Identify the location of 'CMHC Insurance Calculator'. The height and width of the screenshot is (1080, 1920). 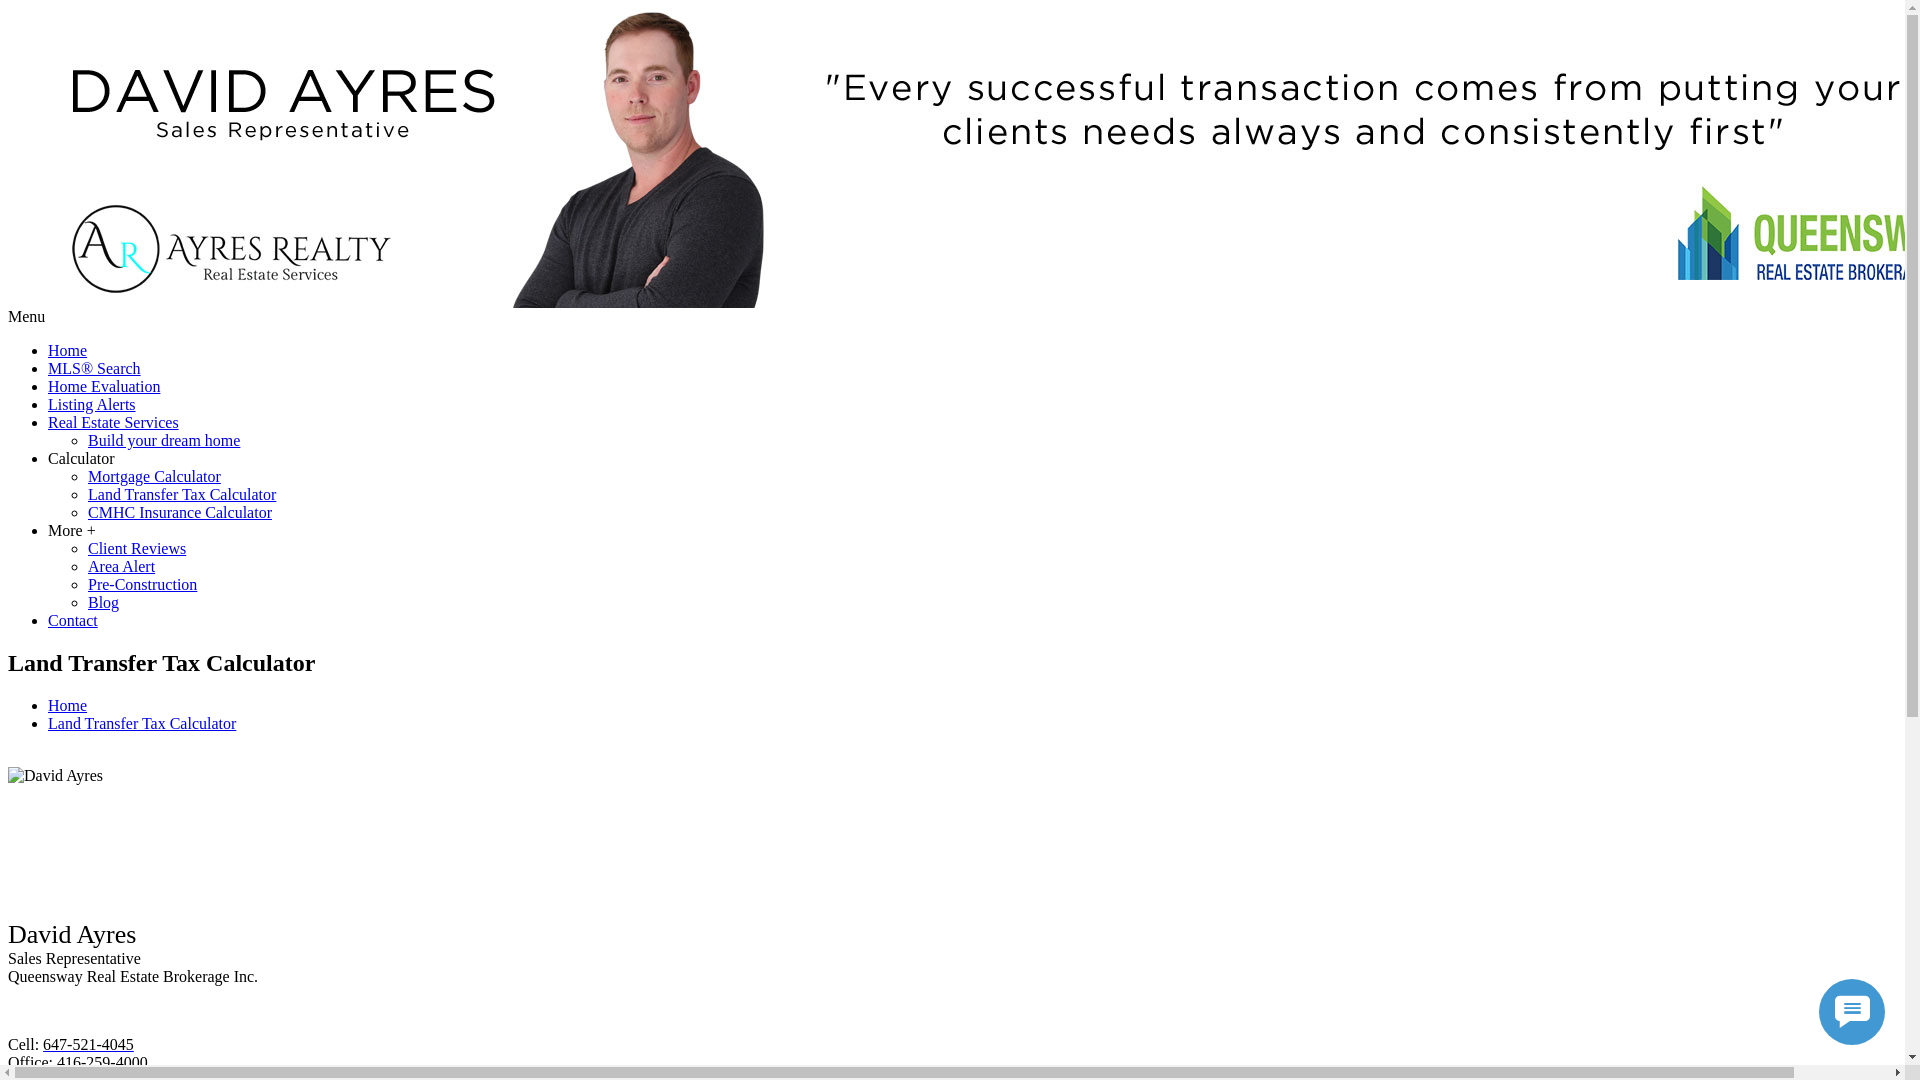
(86, 511).